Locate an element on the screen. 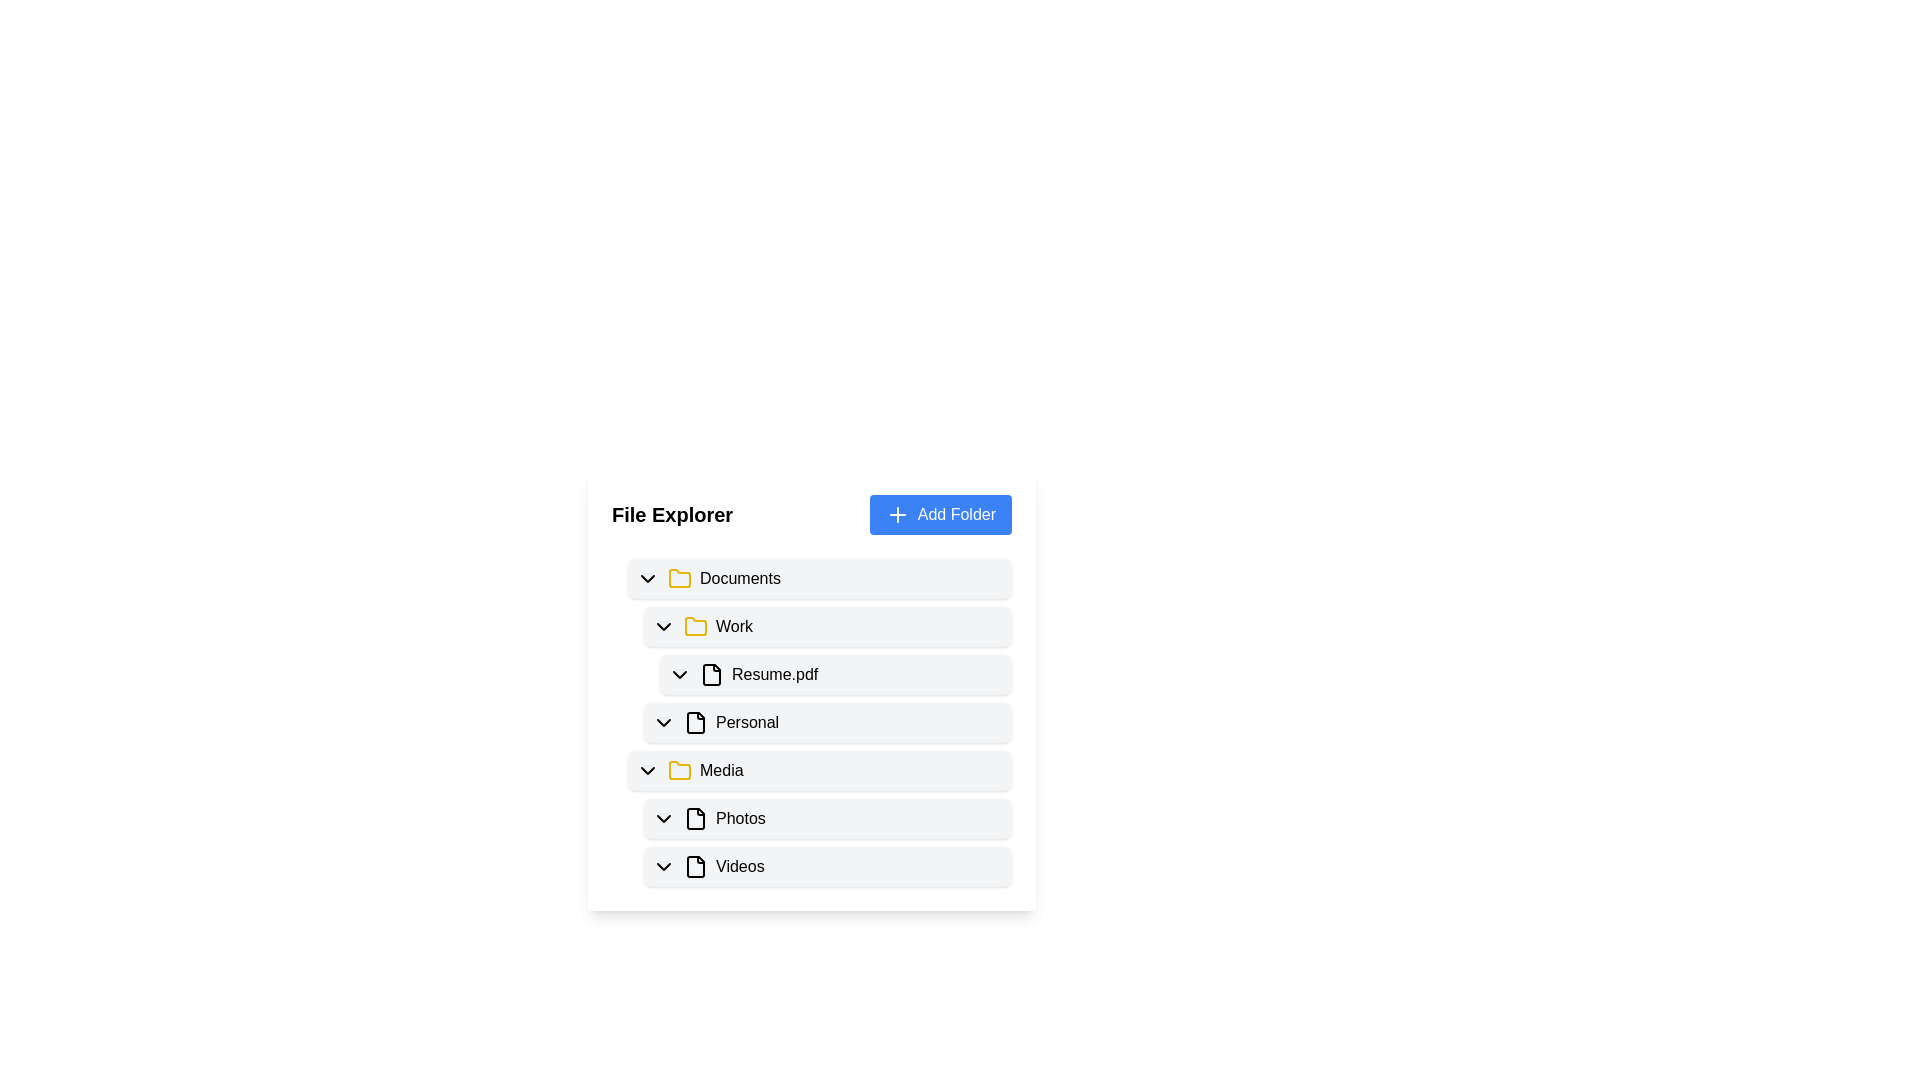 The height and width of the screenshot is (1080, 1920). on the interactive list item representing the 'Videos' category in the Media section is located at coordinates (820, 862).